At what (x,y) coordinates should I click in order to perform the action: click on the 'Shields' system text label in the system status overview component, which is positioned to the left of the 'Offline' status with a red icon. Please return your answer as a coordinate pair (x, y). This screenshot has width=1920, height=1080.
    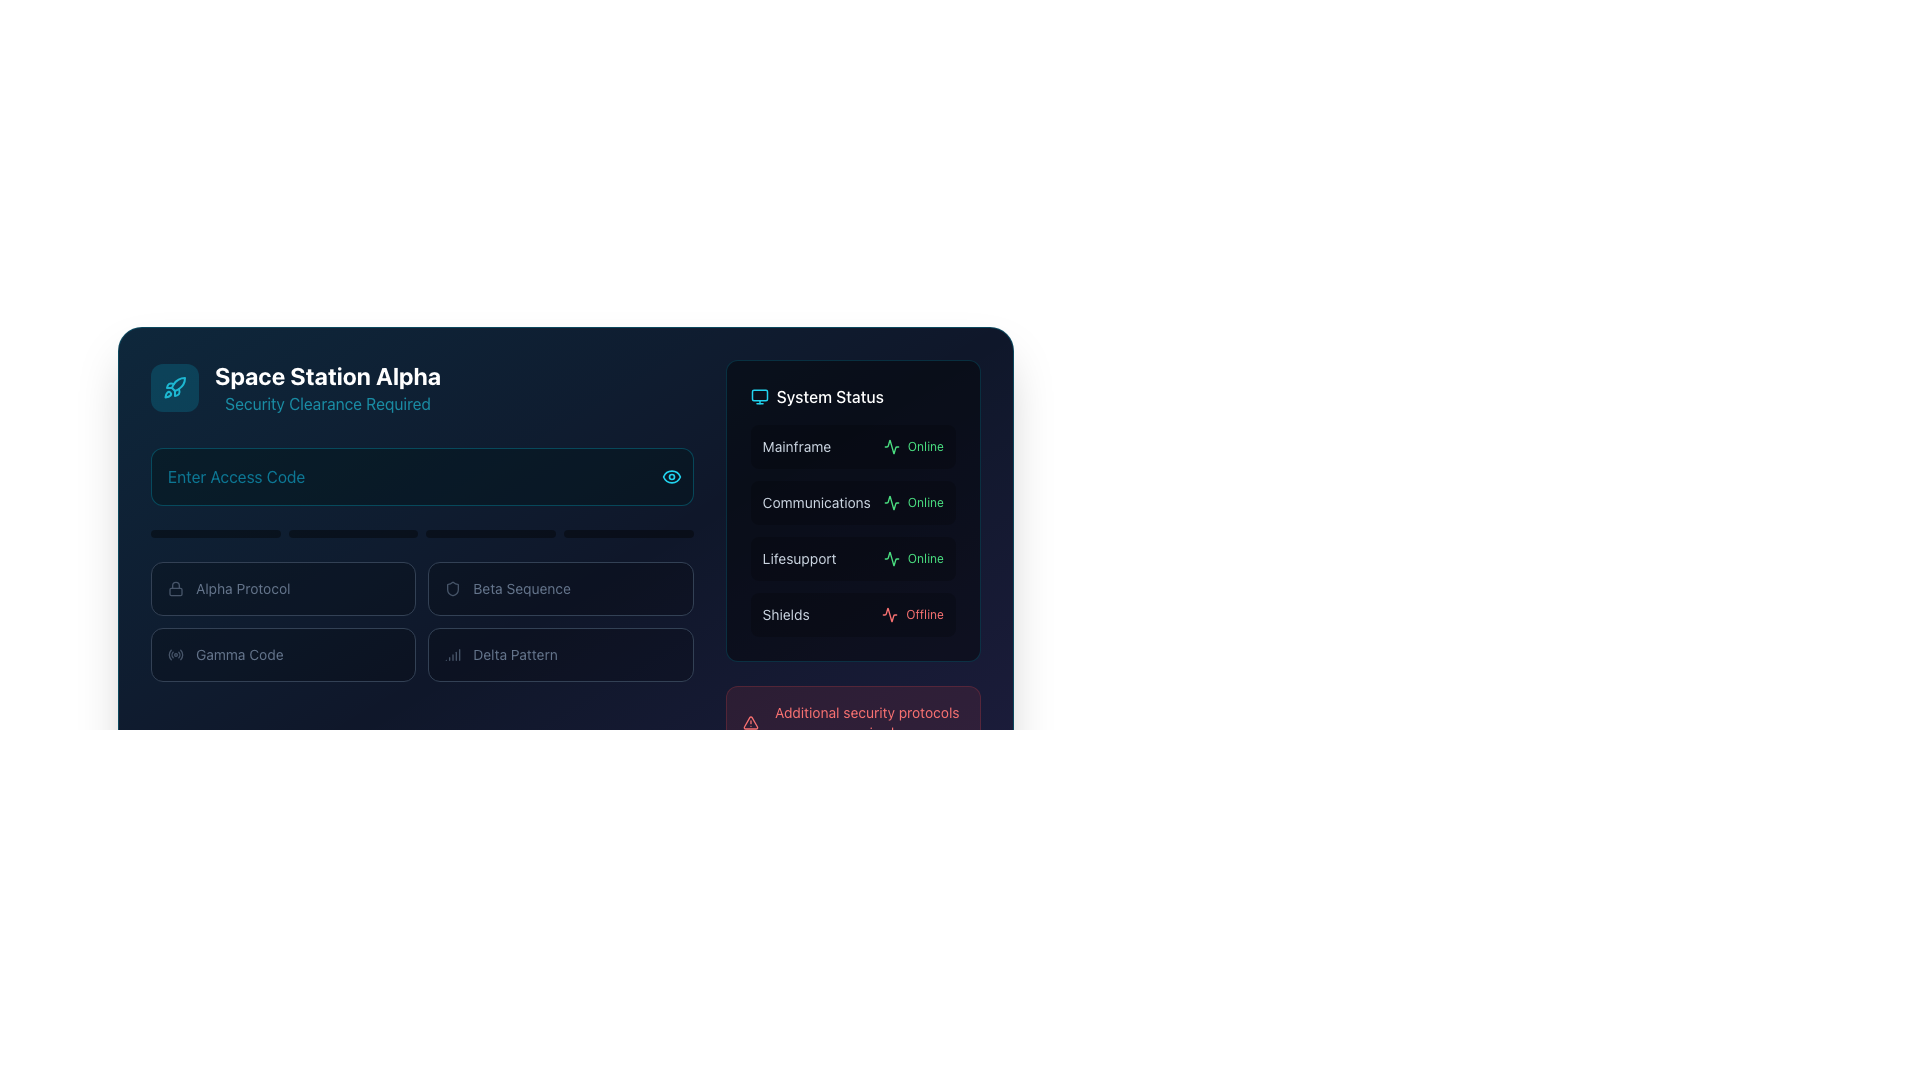
    Looking at the image, I should click on (785, 613).